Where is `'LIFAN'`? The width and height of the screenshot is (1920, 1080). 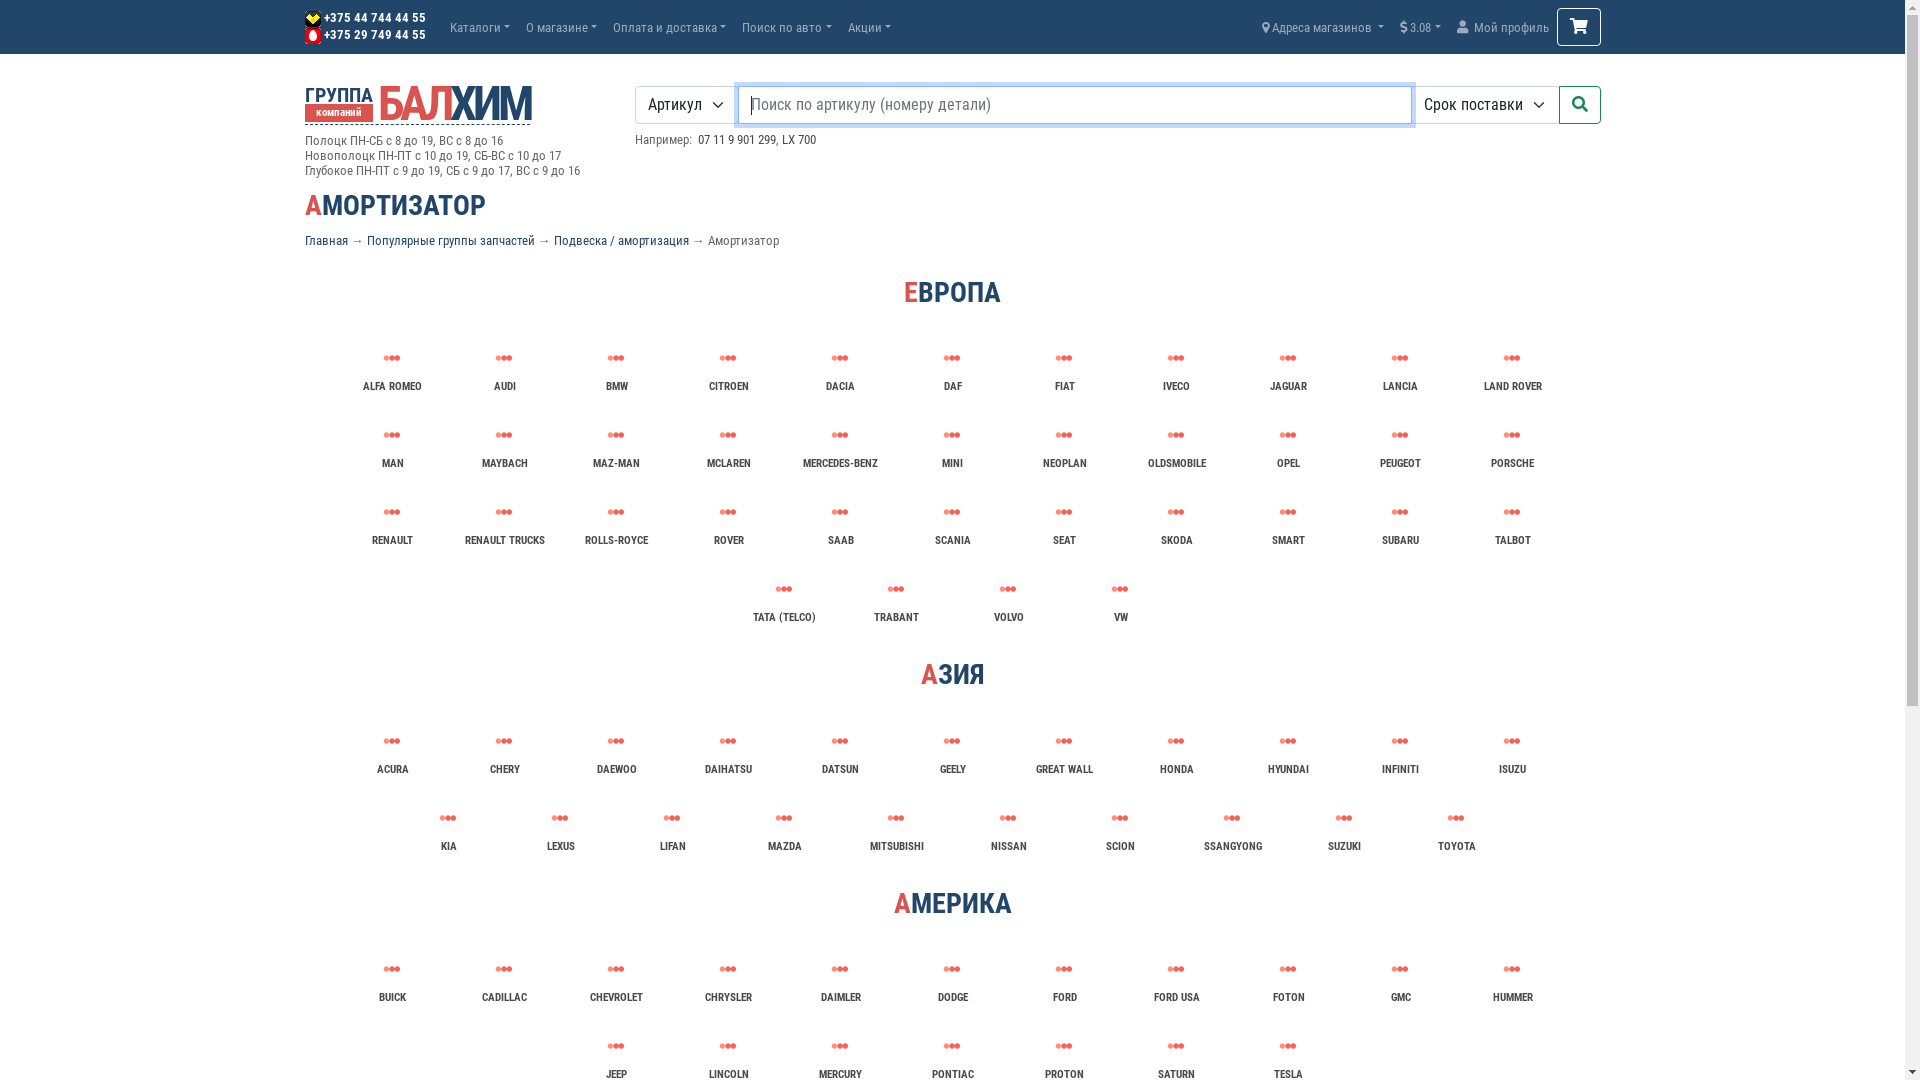
'LIFAN' is located at coordinates (672, 825).